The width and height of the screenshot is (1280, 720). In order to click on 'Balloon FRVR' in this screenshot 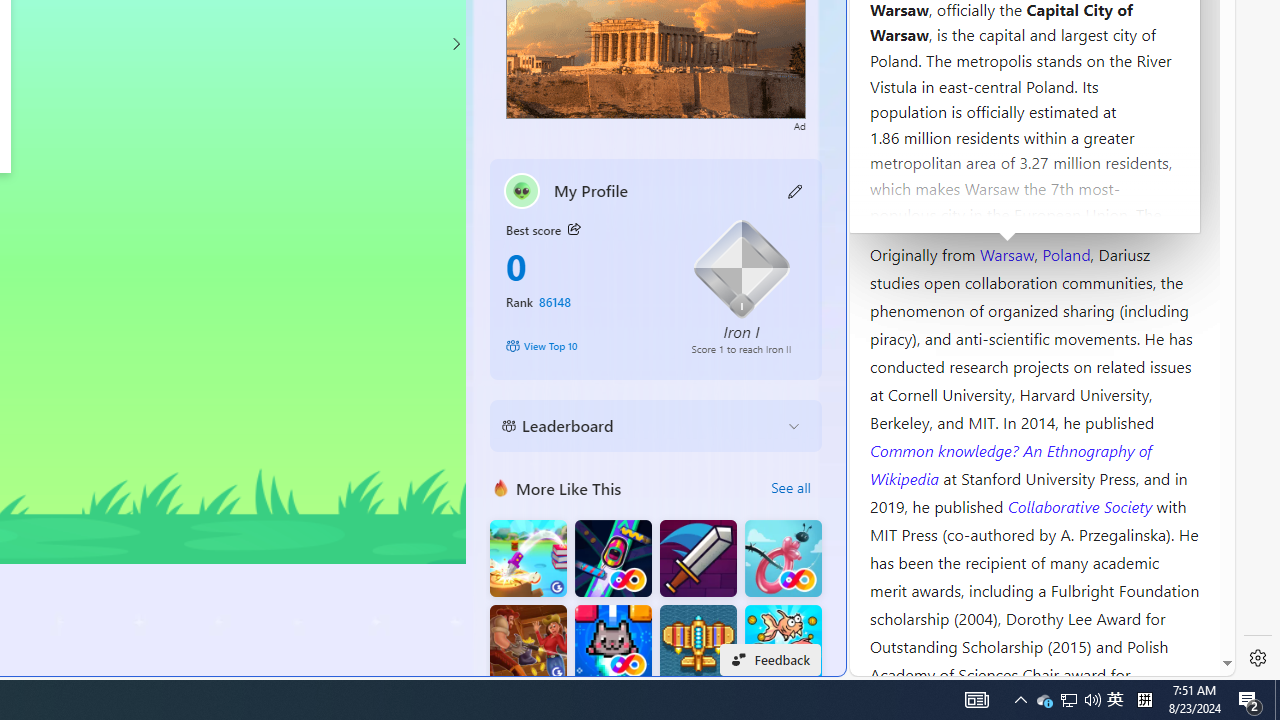, I will do `click(782, 558)`.